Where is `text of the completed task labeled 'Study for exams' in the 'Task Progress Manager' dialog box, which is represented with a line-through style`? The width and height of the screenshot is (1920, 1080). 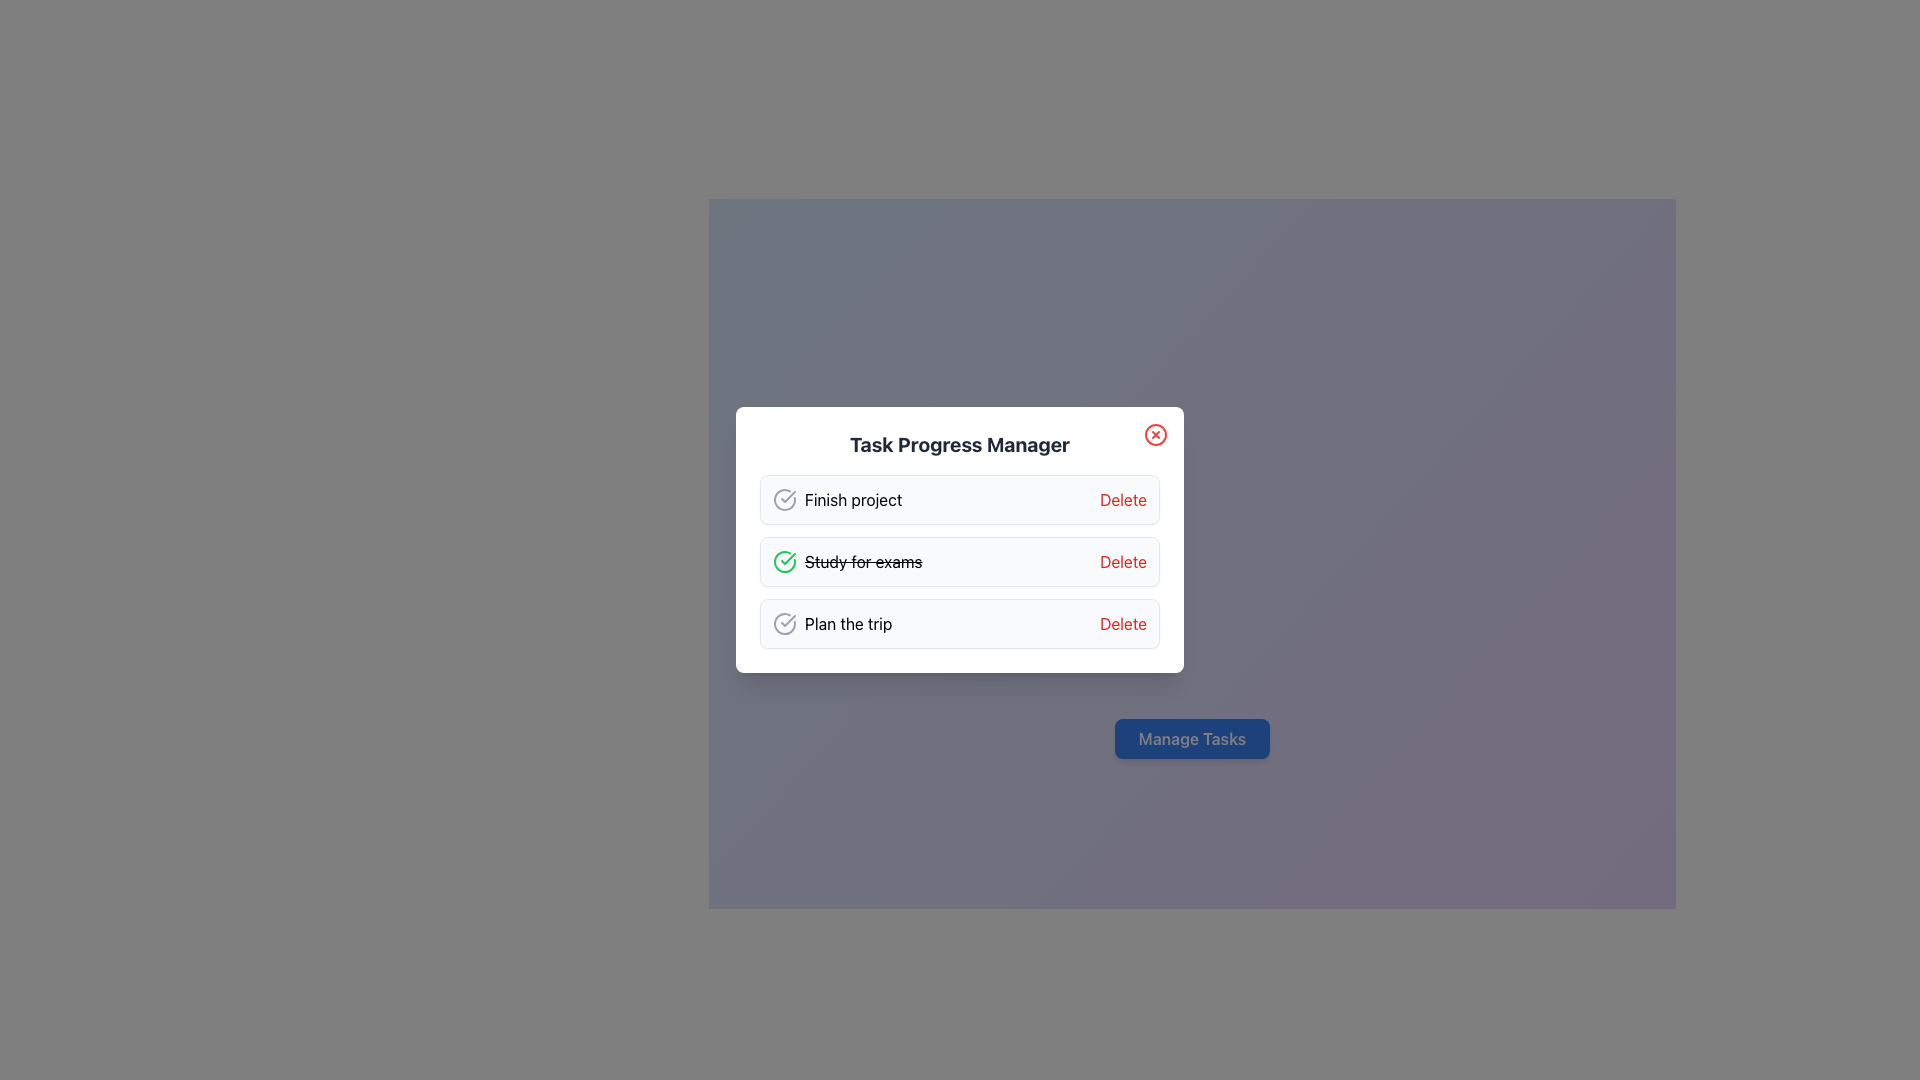 text of the completed task labeled 'Study for exams' in the 'Task Progress Manager' dialog box, which is represented with a line-through style is located at coordinates (863, 562).